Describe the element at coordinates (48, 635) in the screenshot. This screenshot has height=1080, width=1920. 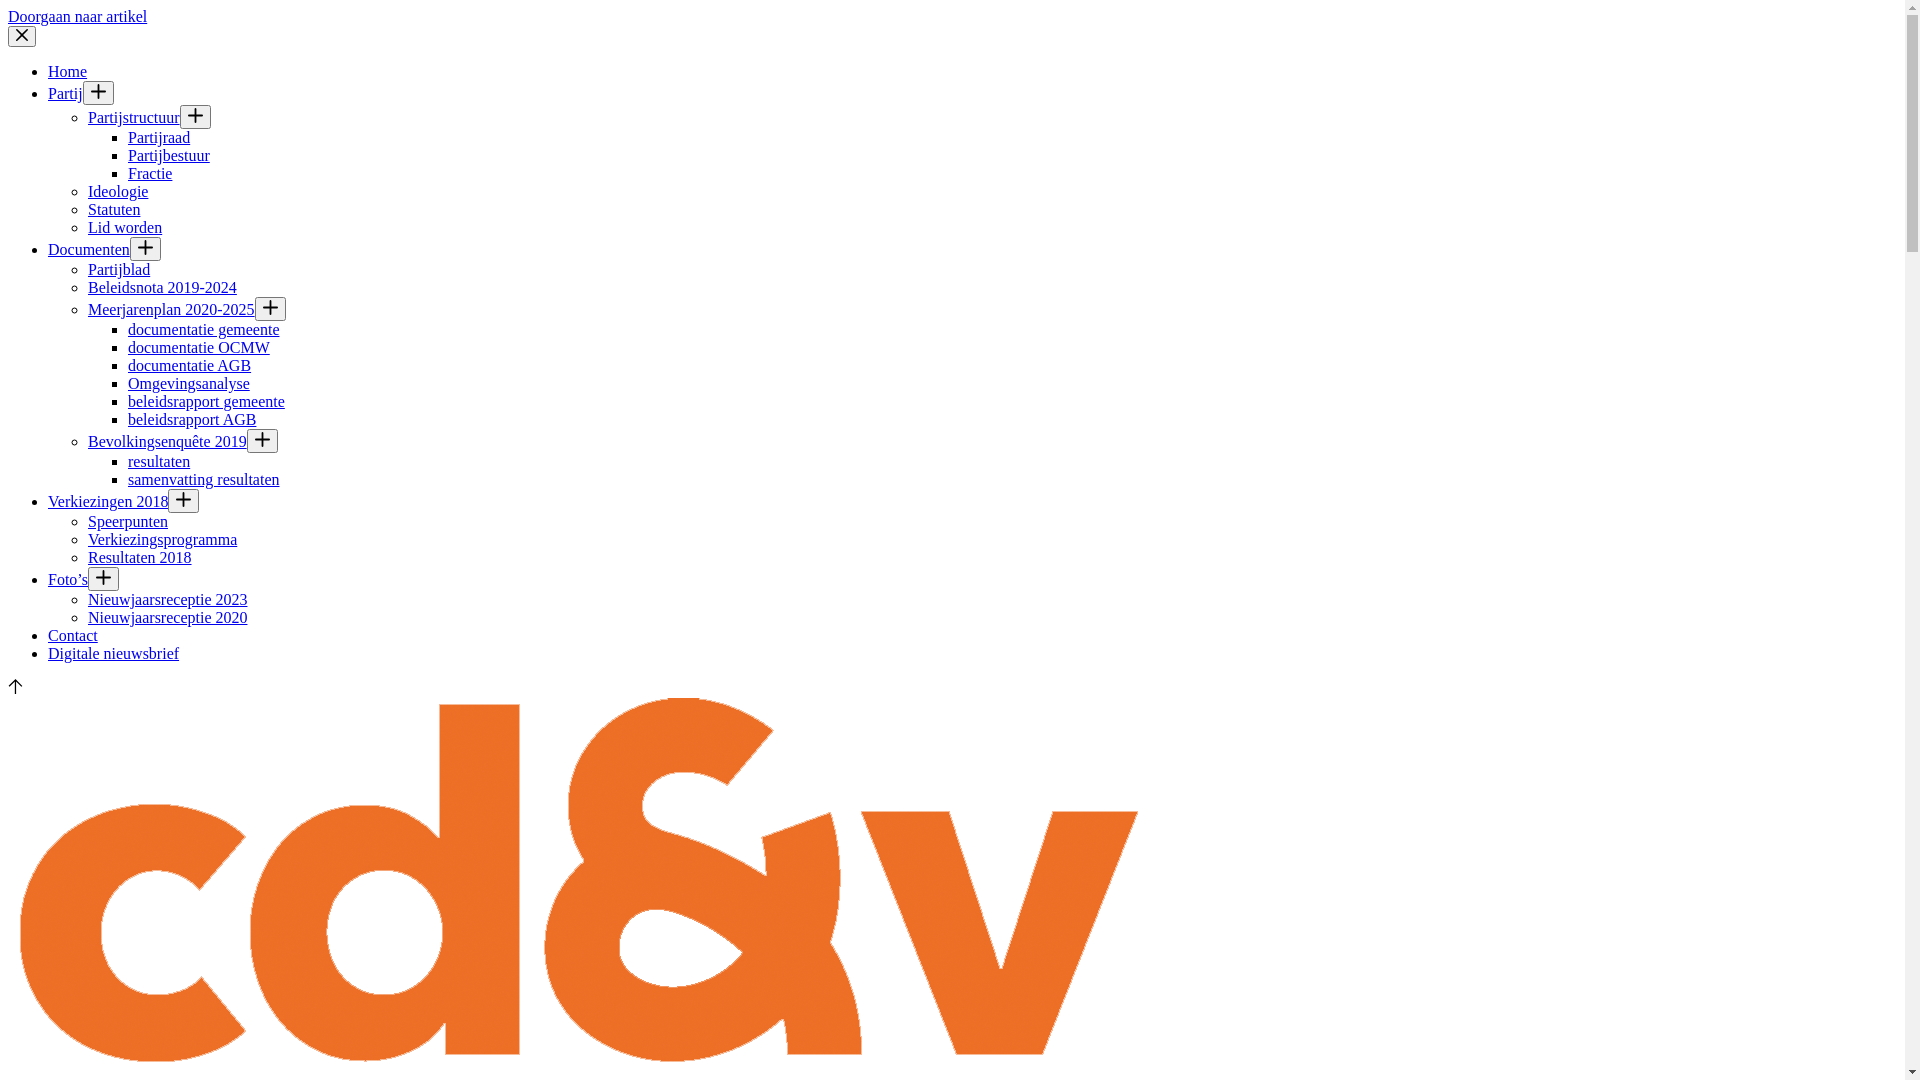
I see `'Contact'` at that location.